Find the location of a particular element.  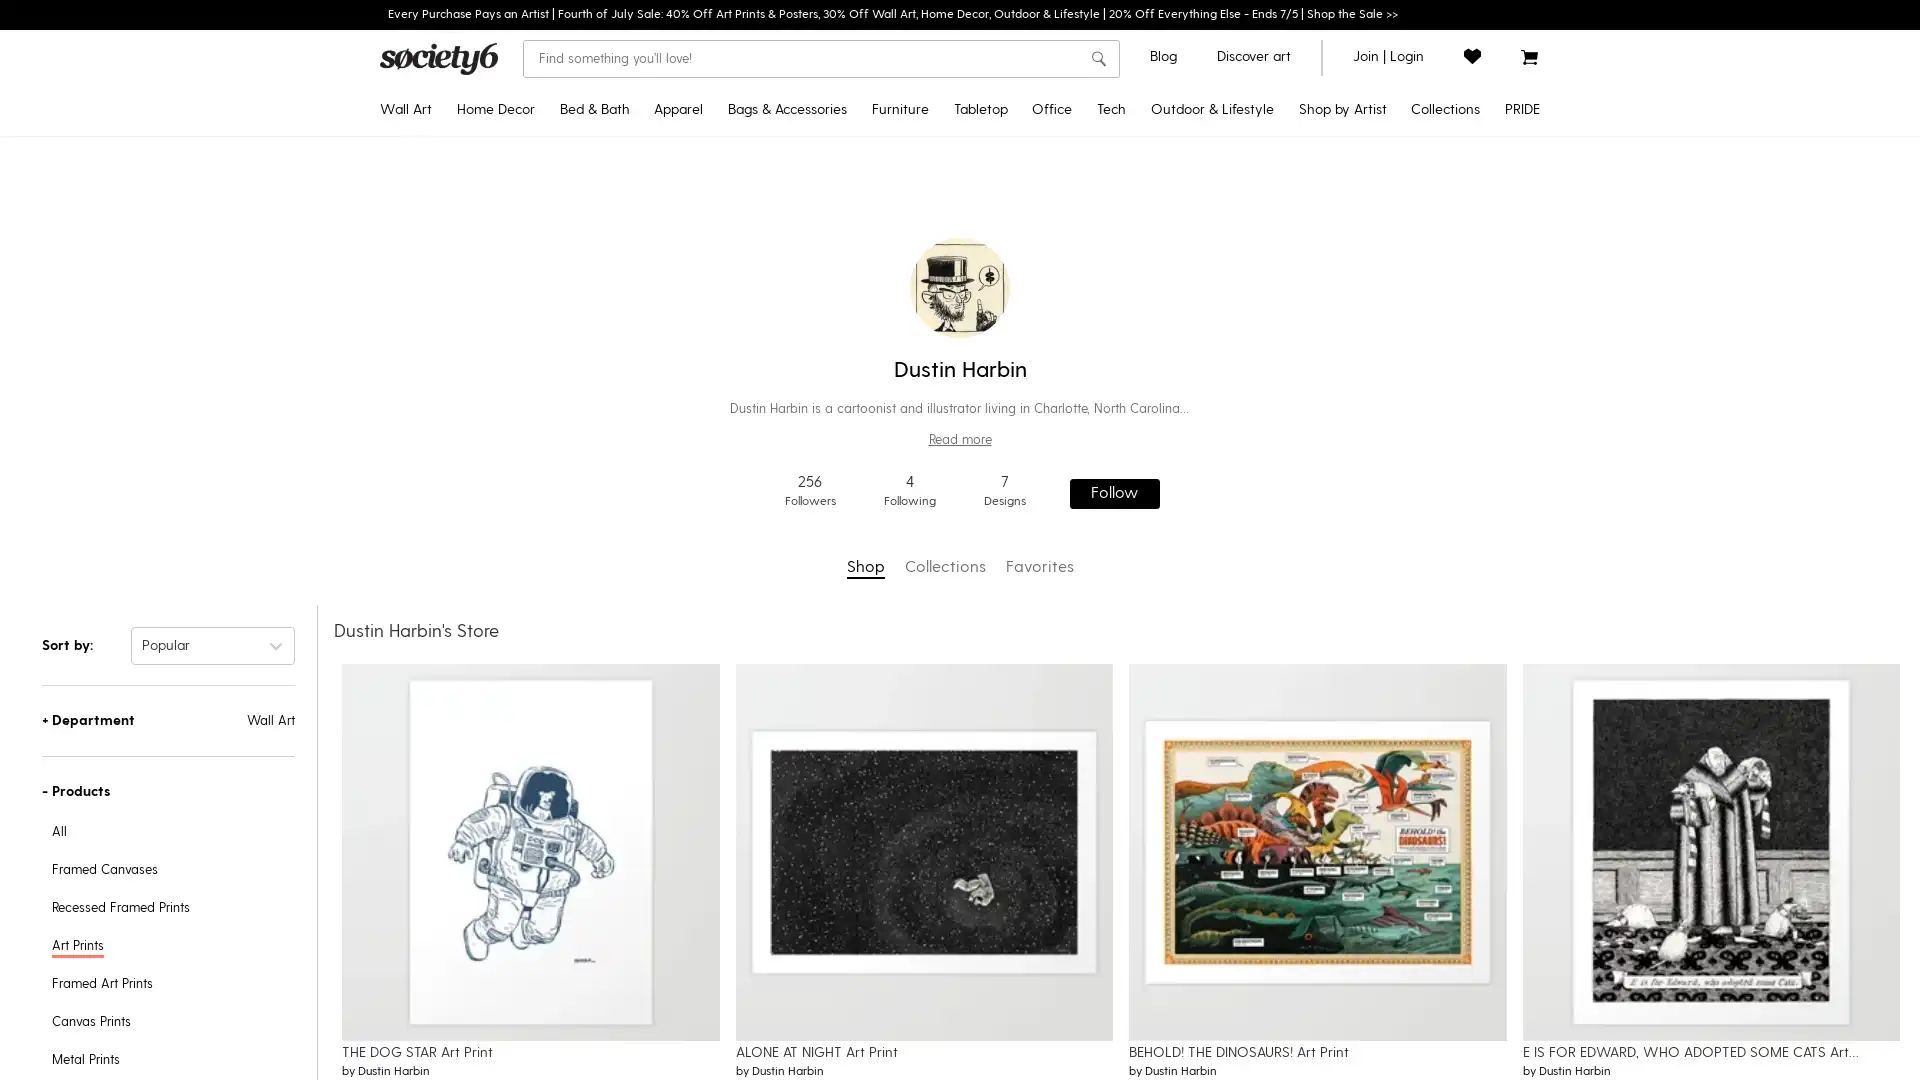

Tapestries is located at coordinates (533, 160).